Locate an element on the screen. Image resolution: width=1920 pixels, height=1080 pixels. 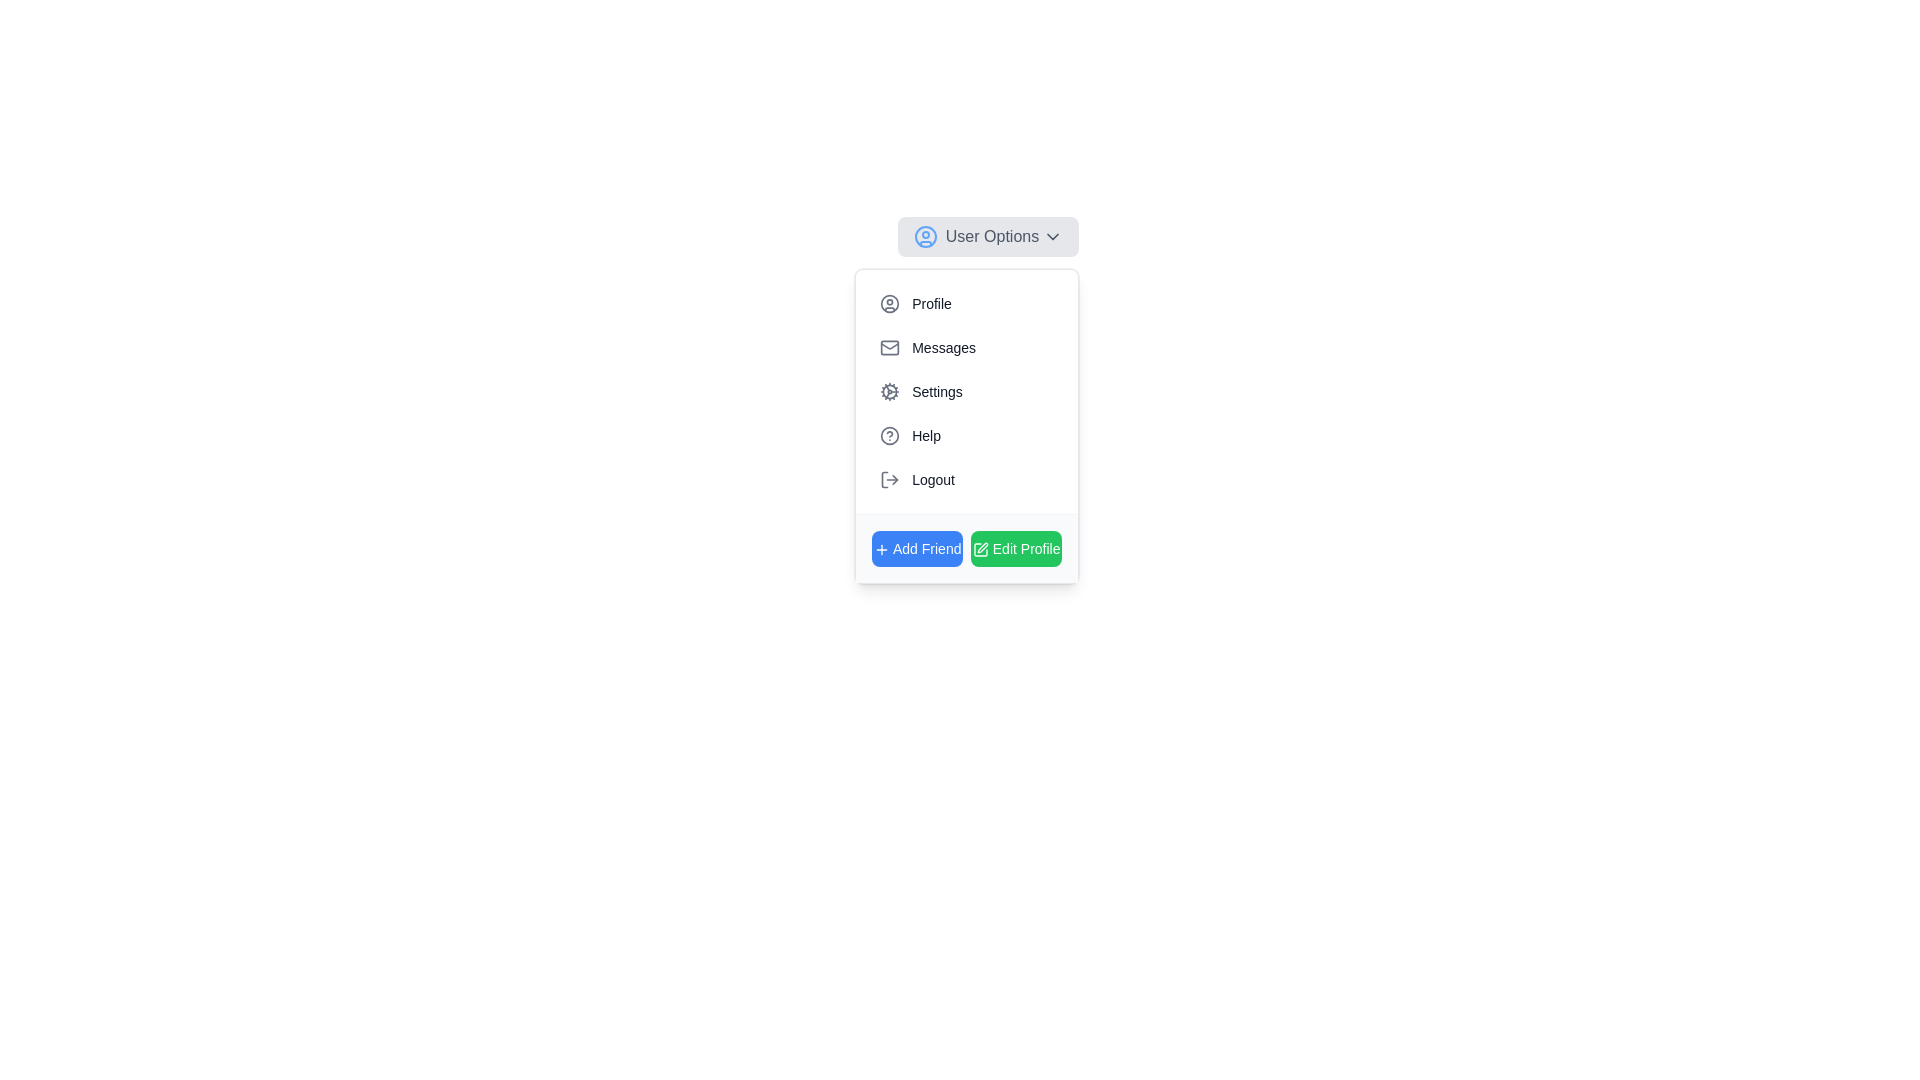
the '+' icon located to the left of the 'Add Friend' text within the blue button at the bottom-left corner of the menu panel is located at coordinates (880, 550).